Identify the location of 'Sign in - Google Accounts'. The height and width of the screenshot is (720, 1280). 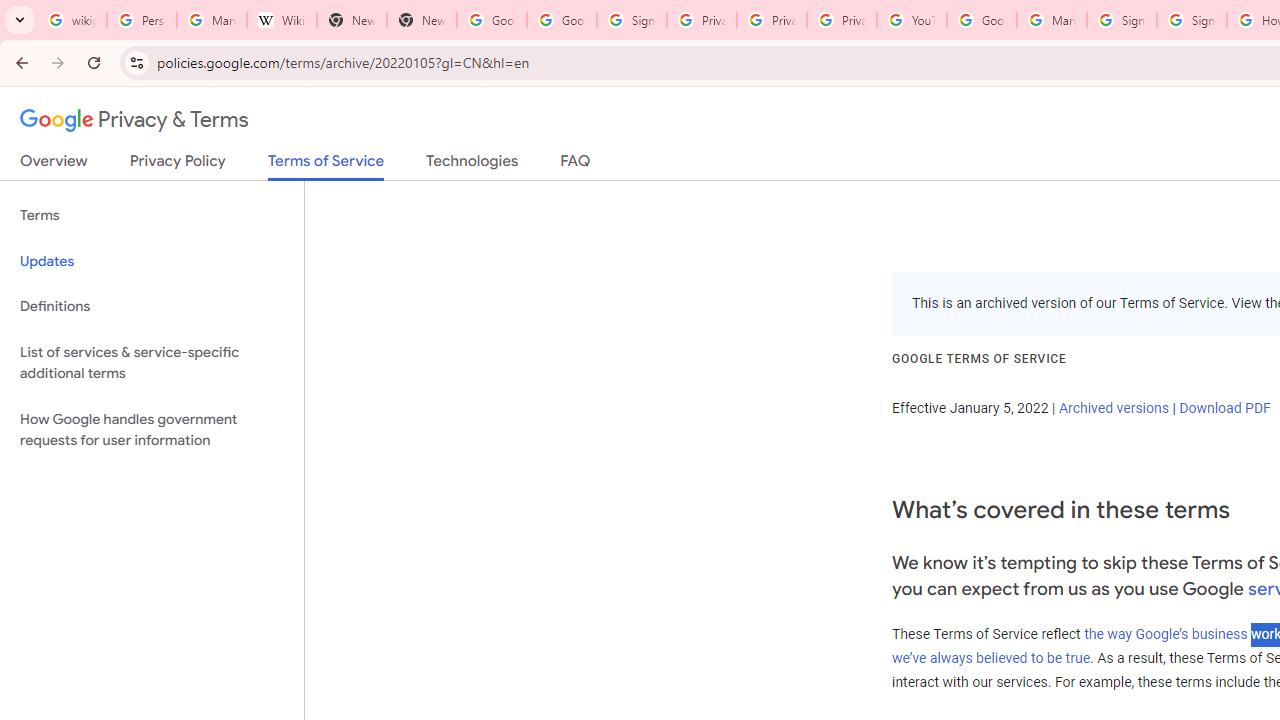
(630, 20).